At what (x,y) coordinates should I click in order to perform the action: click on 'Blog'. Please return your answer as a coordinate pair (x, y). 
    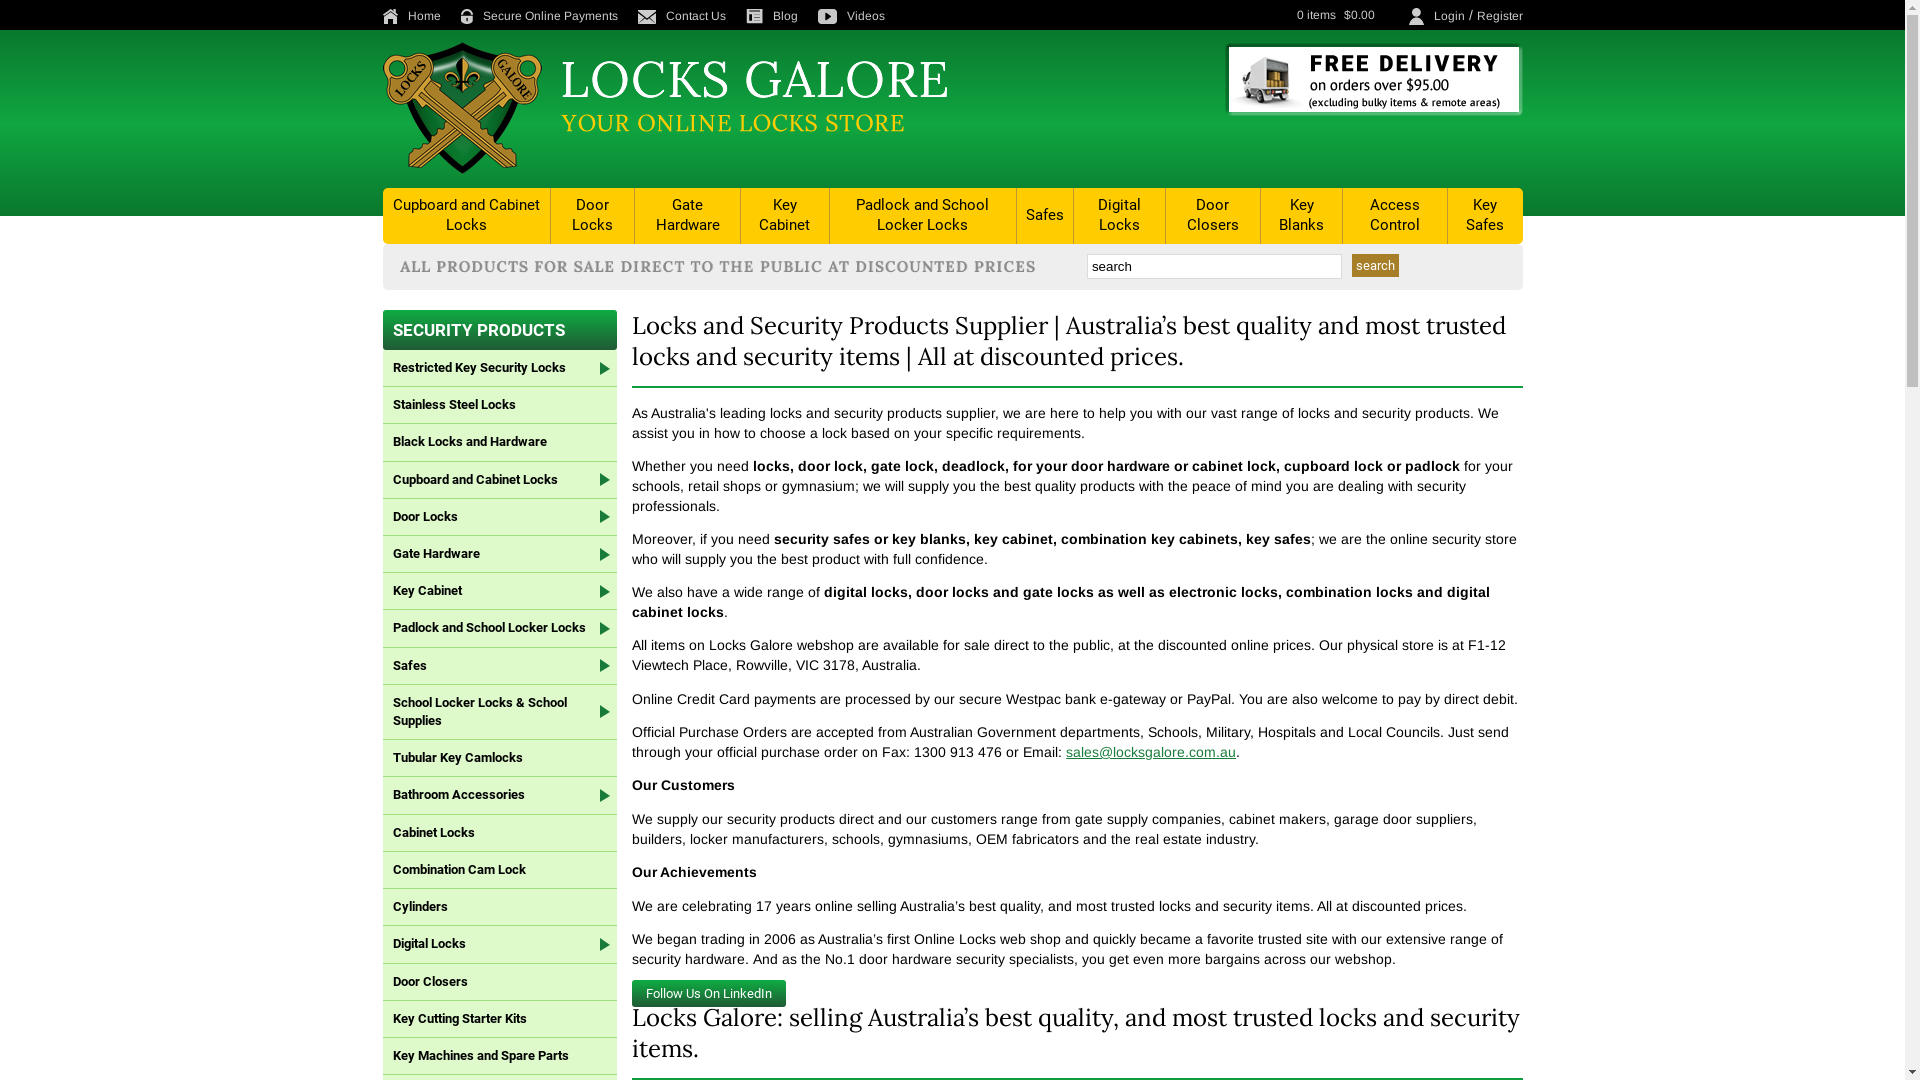
    Looking at the image, I should click on (778, 15).